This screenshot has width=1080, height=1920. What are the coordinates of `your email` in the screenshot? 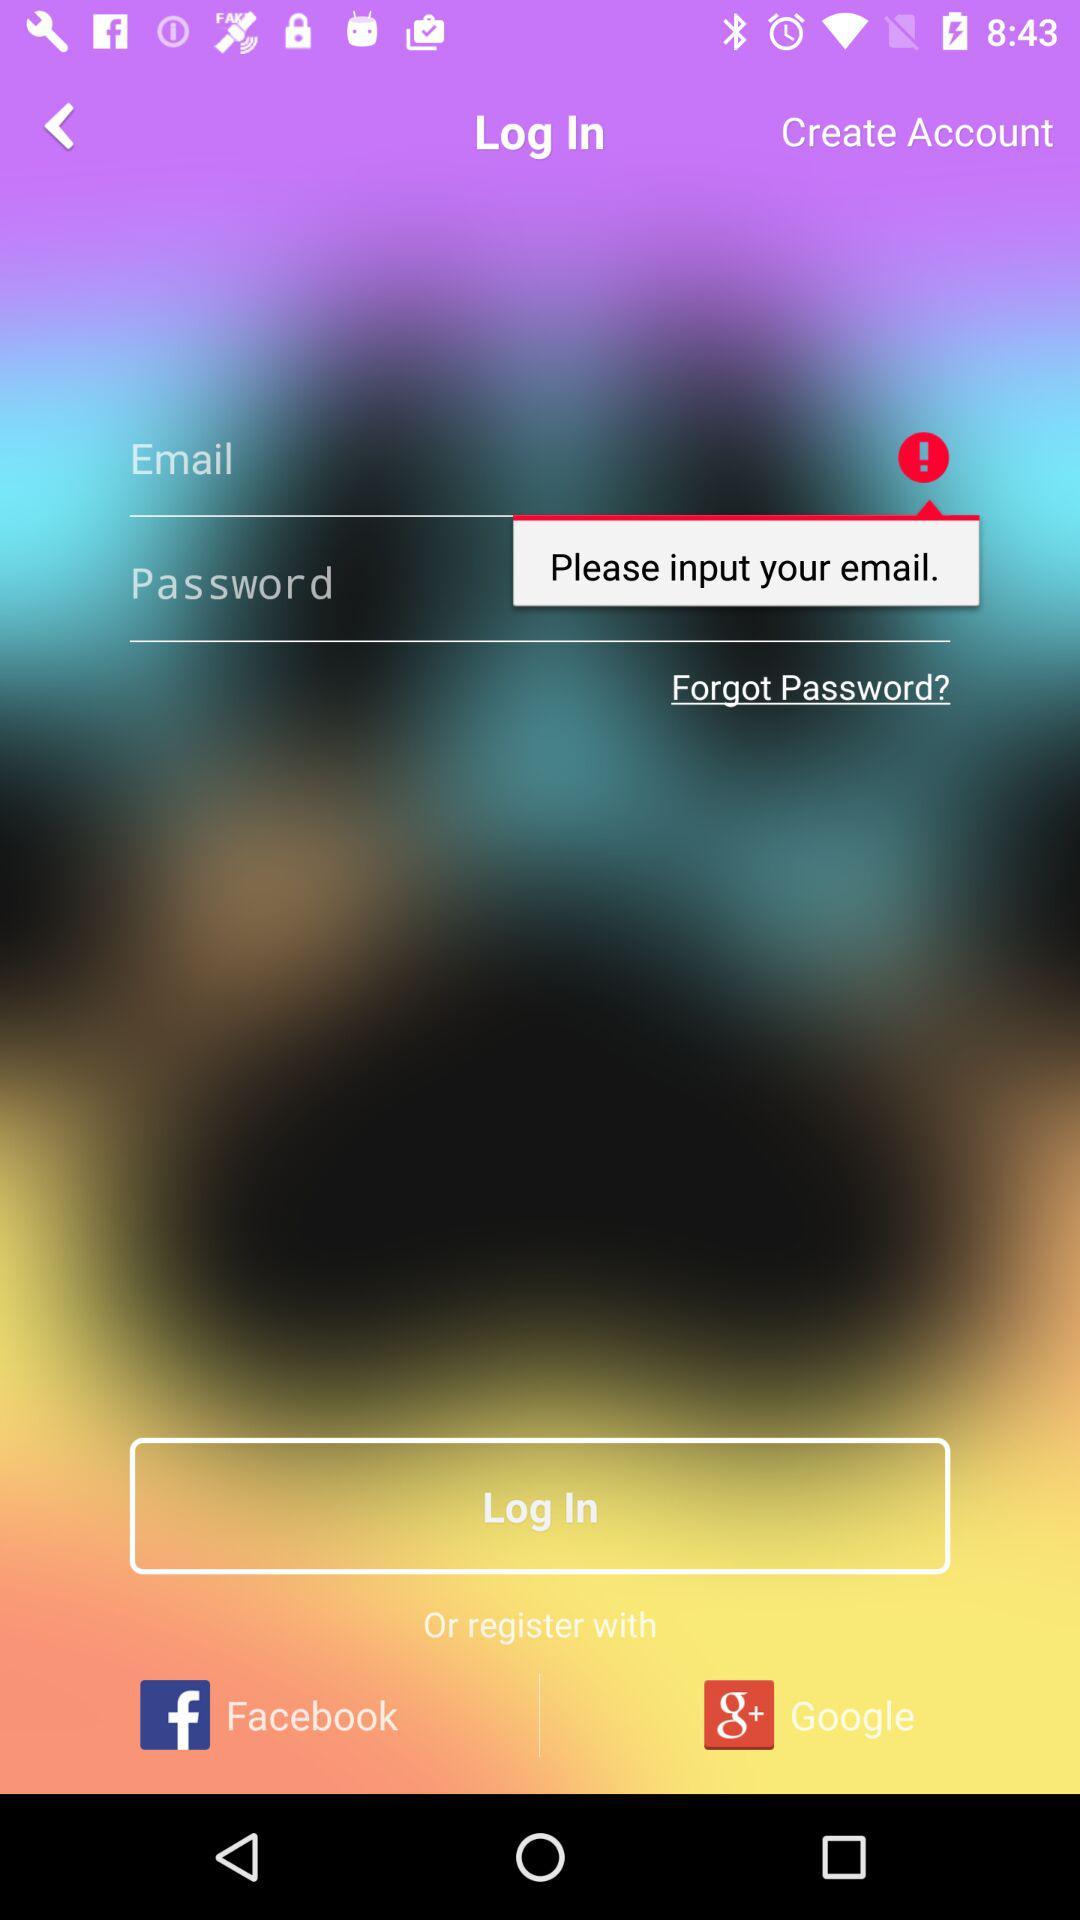 It's located at (540, 581).